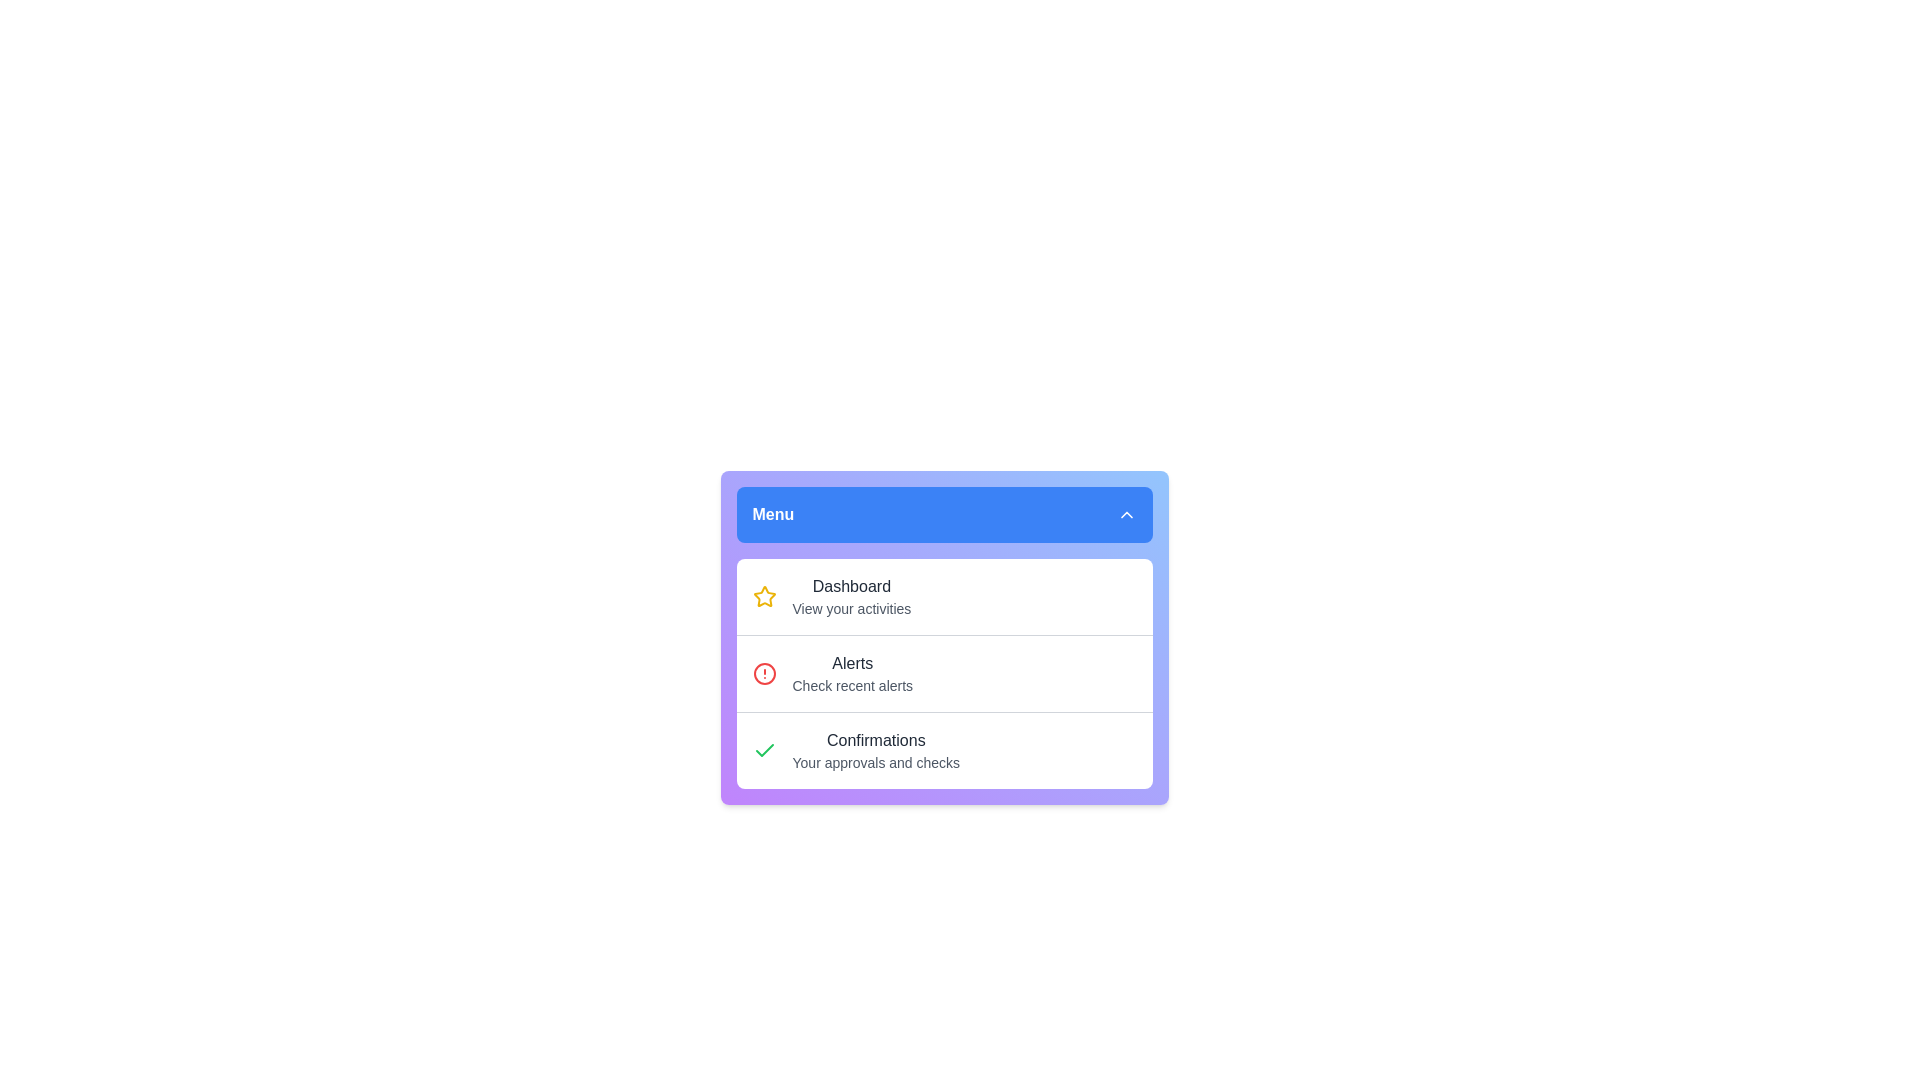 The height and width of the screenshot is (1080, 1920). What do you see at coordinates (852, 674) in the screenshot?
I see `the 'Alerts' text block, which is positioned in the second position of a vertical menu and displays 'Alerts' in bold followed by 'Check recent alerts'` at bounding box center [852, 674].